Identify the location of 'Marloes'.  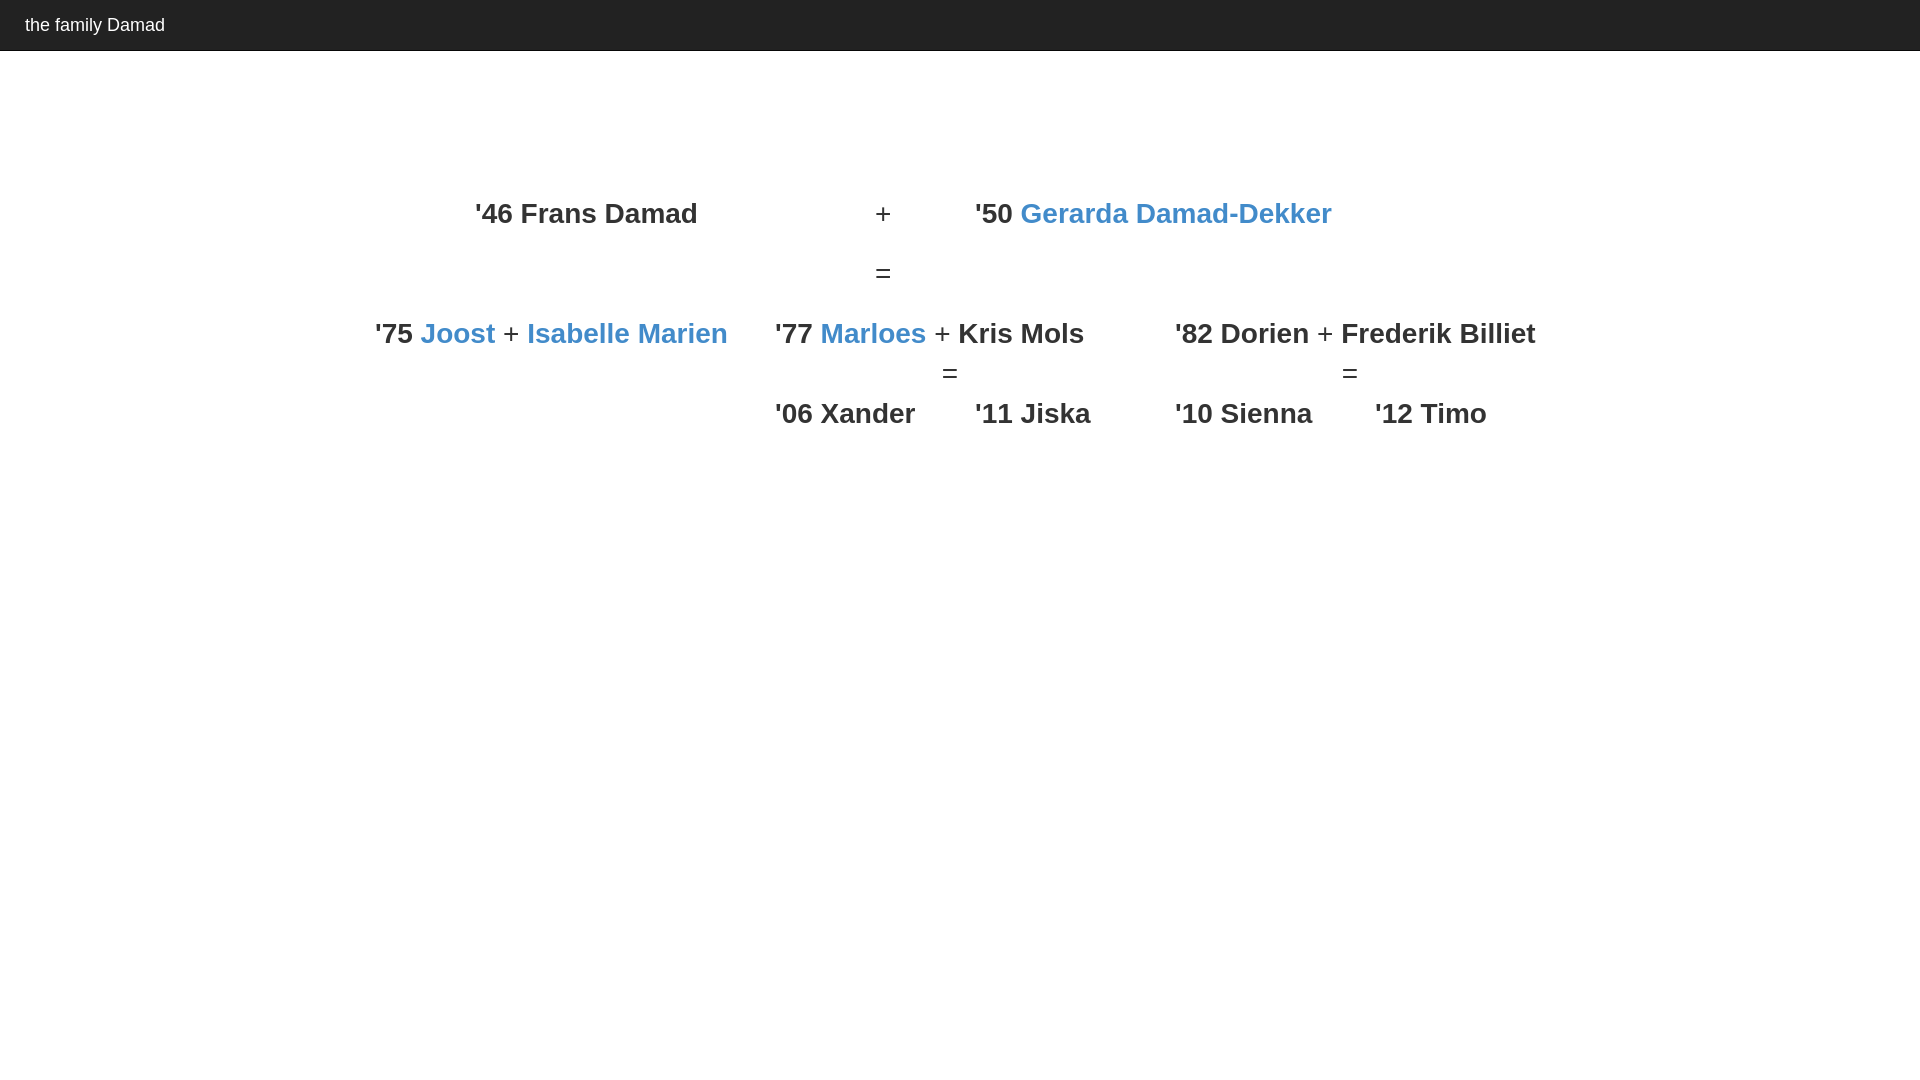
(820, 332).